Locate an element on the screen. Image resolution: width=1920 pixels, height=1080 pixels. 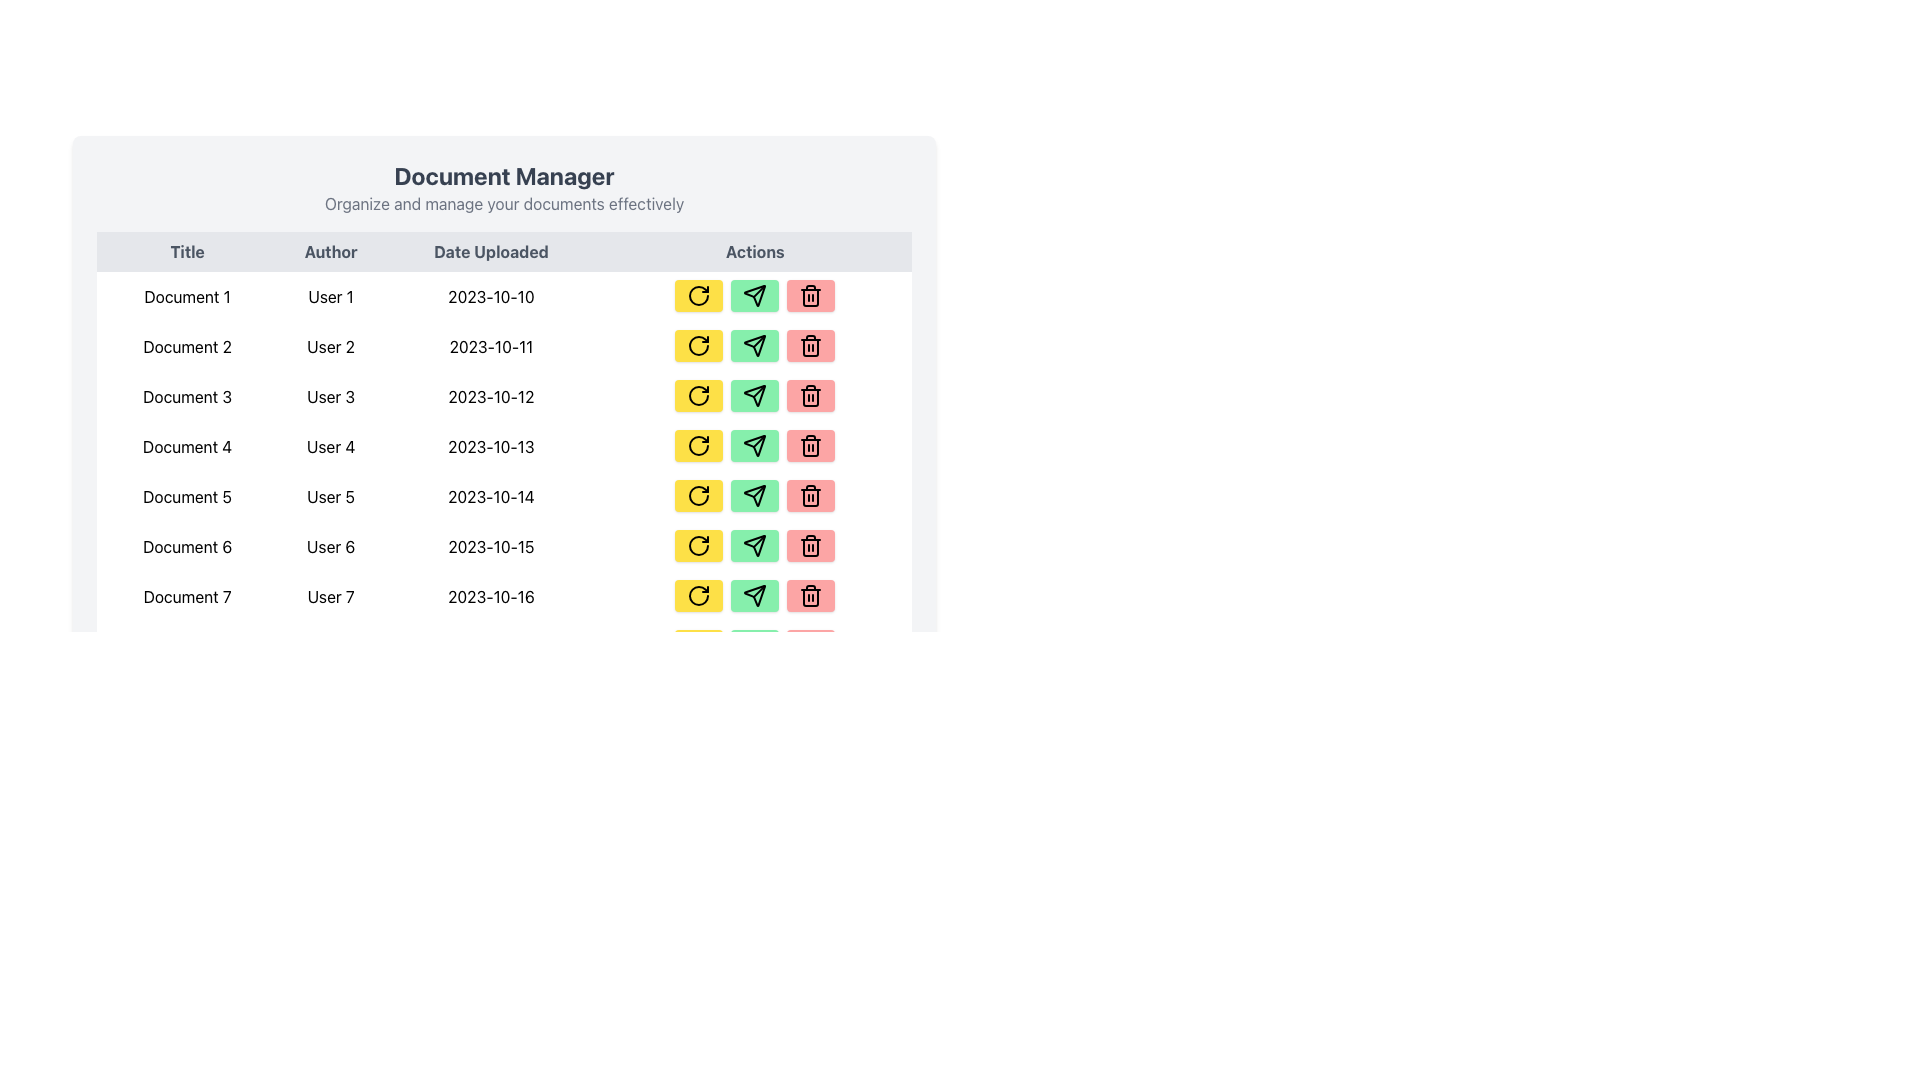
the delete button in the 'Actions' column of the table for 'Document 7', which is the third icon in that row is located at coordinates (811, 595).